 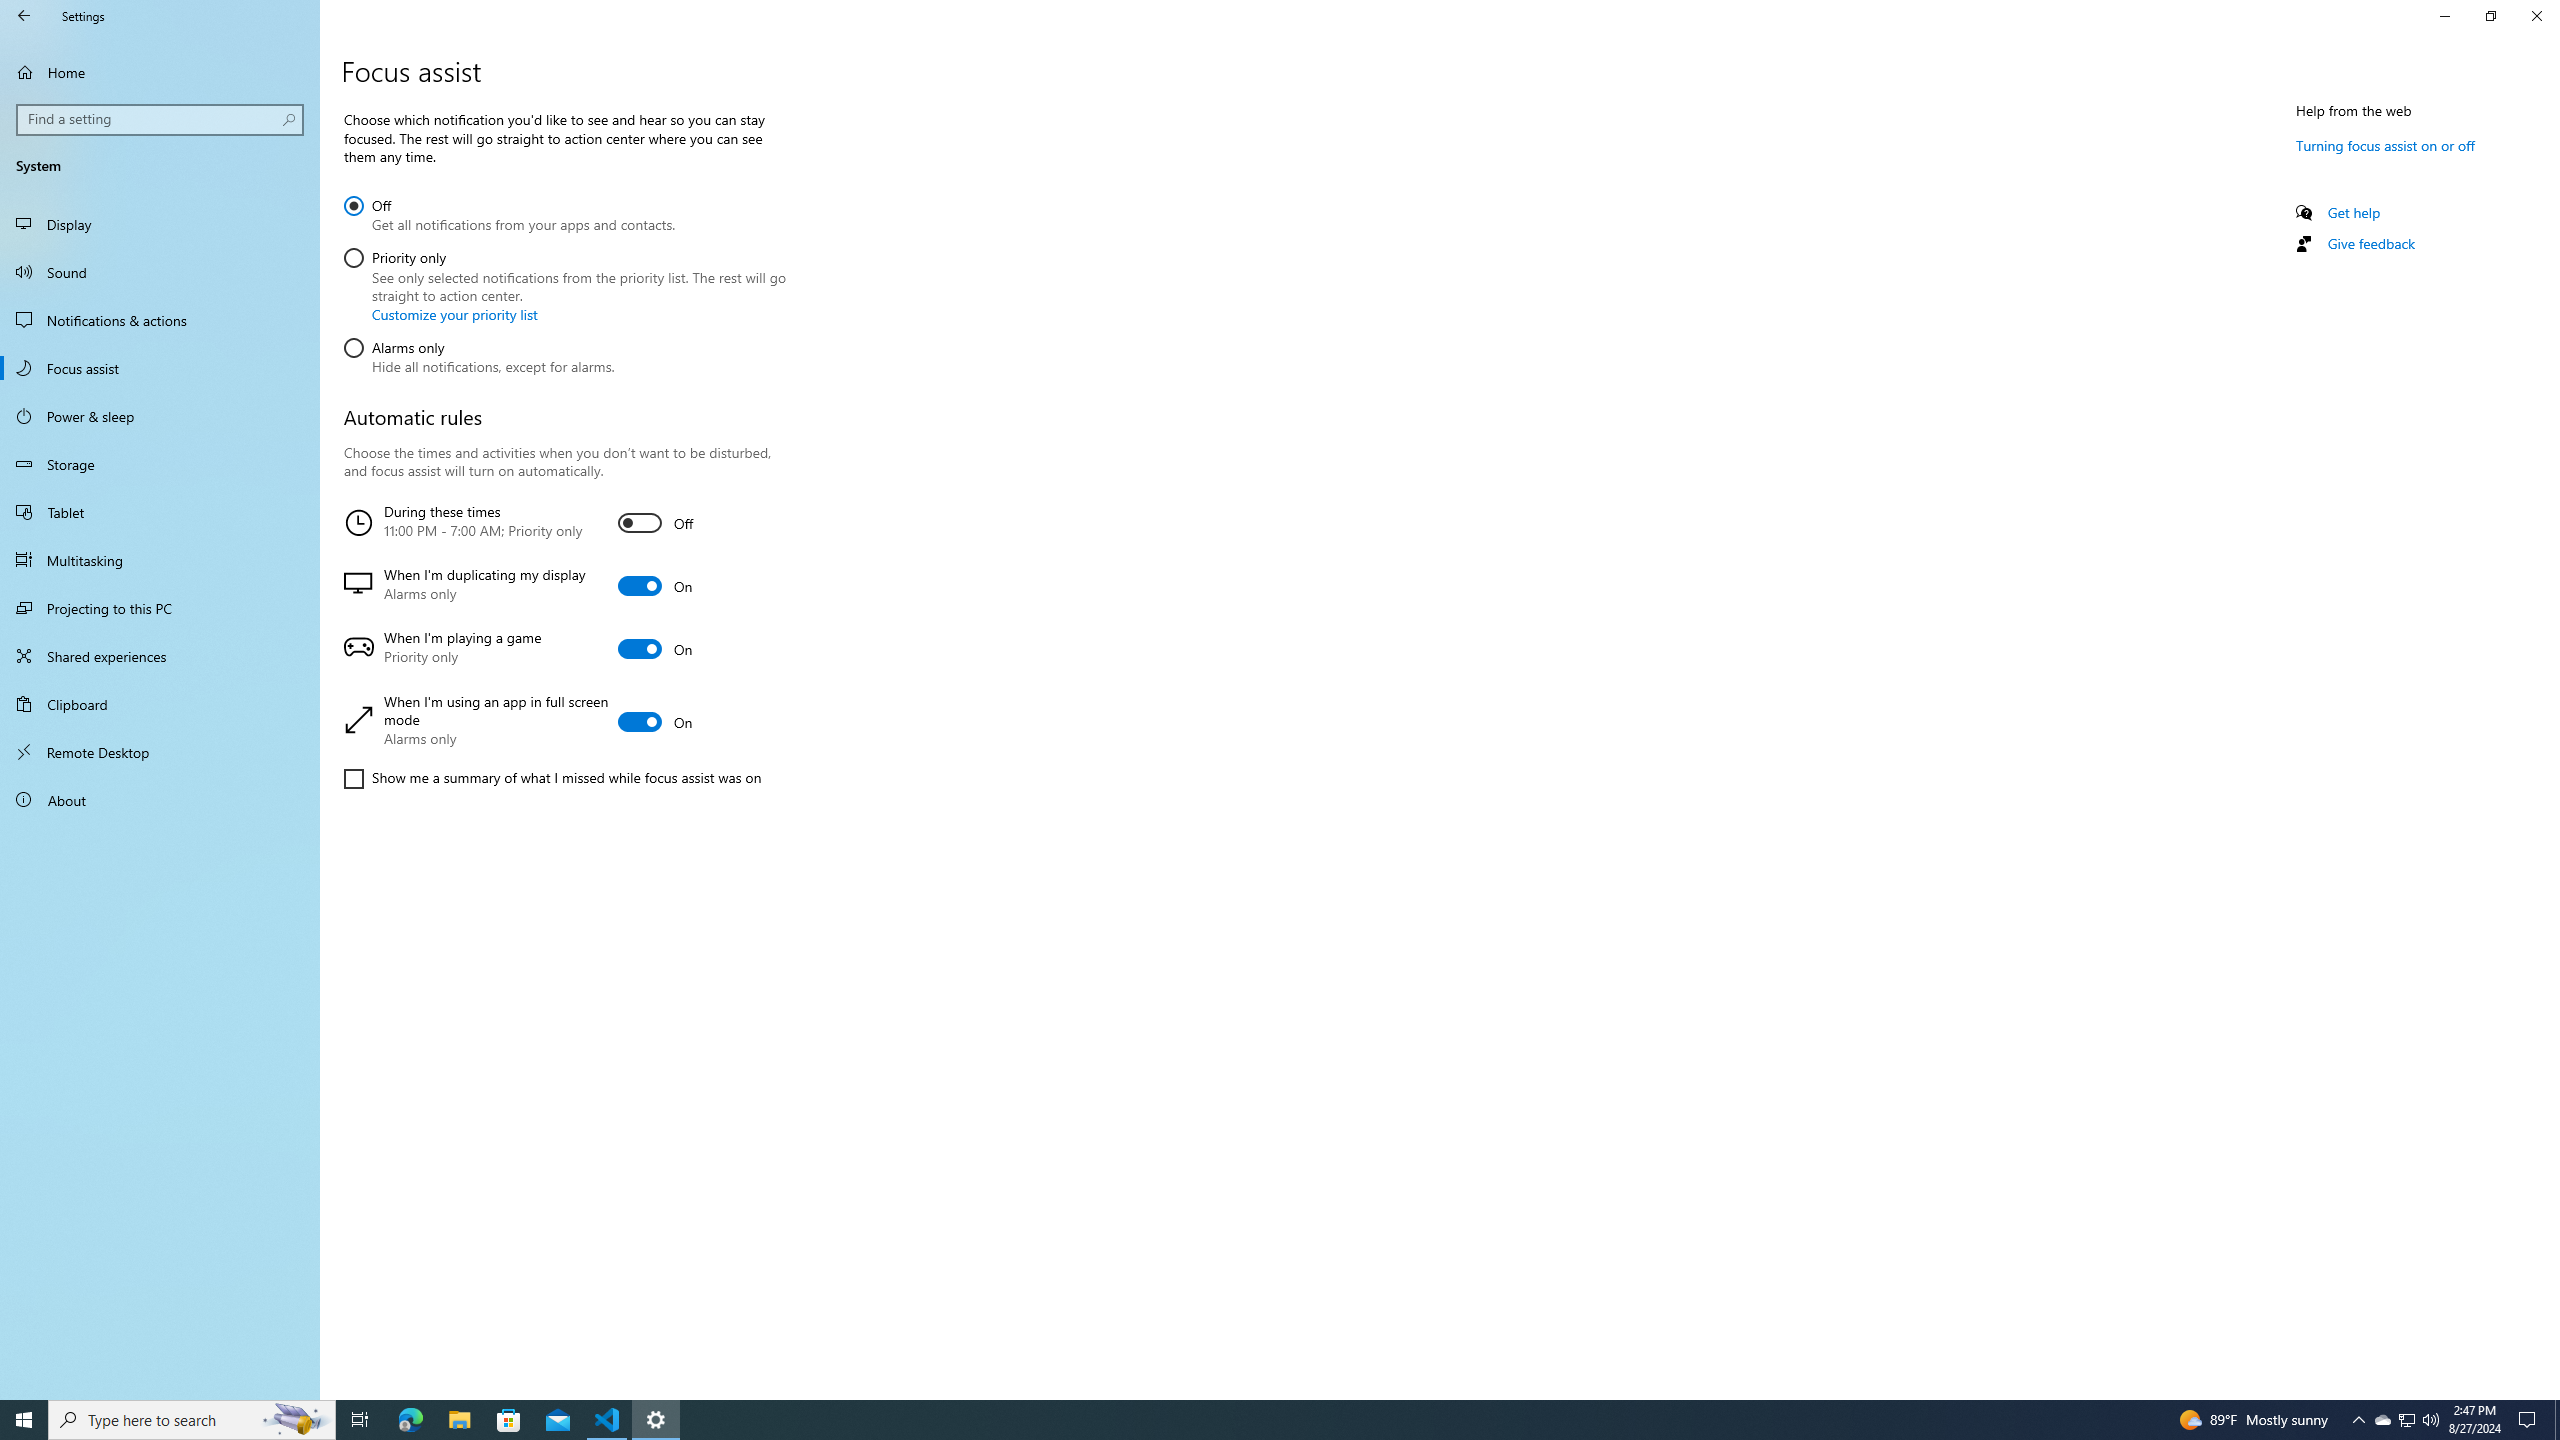 I want to click on 'Projecting to this PC', so click(x=159, y=608).